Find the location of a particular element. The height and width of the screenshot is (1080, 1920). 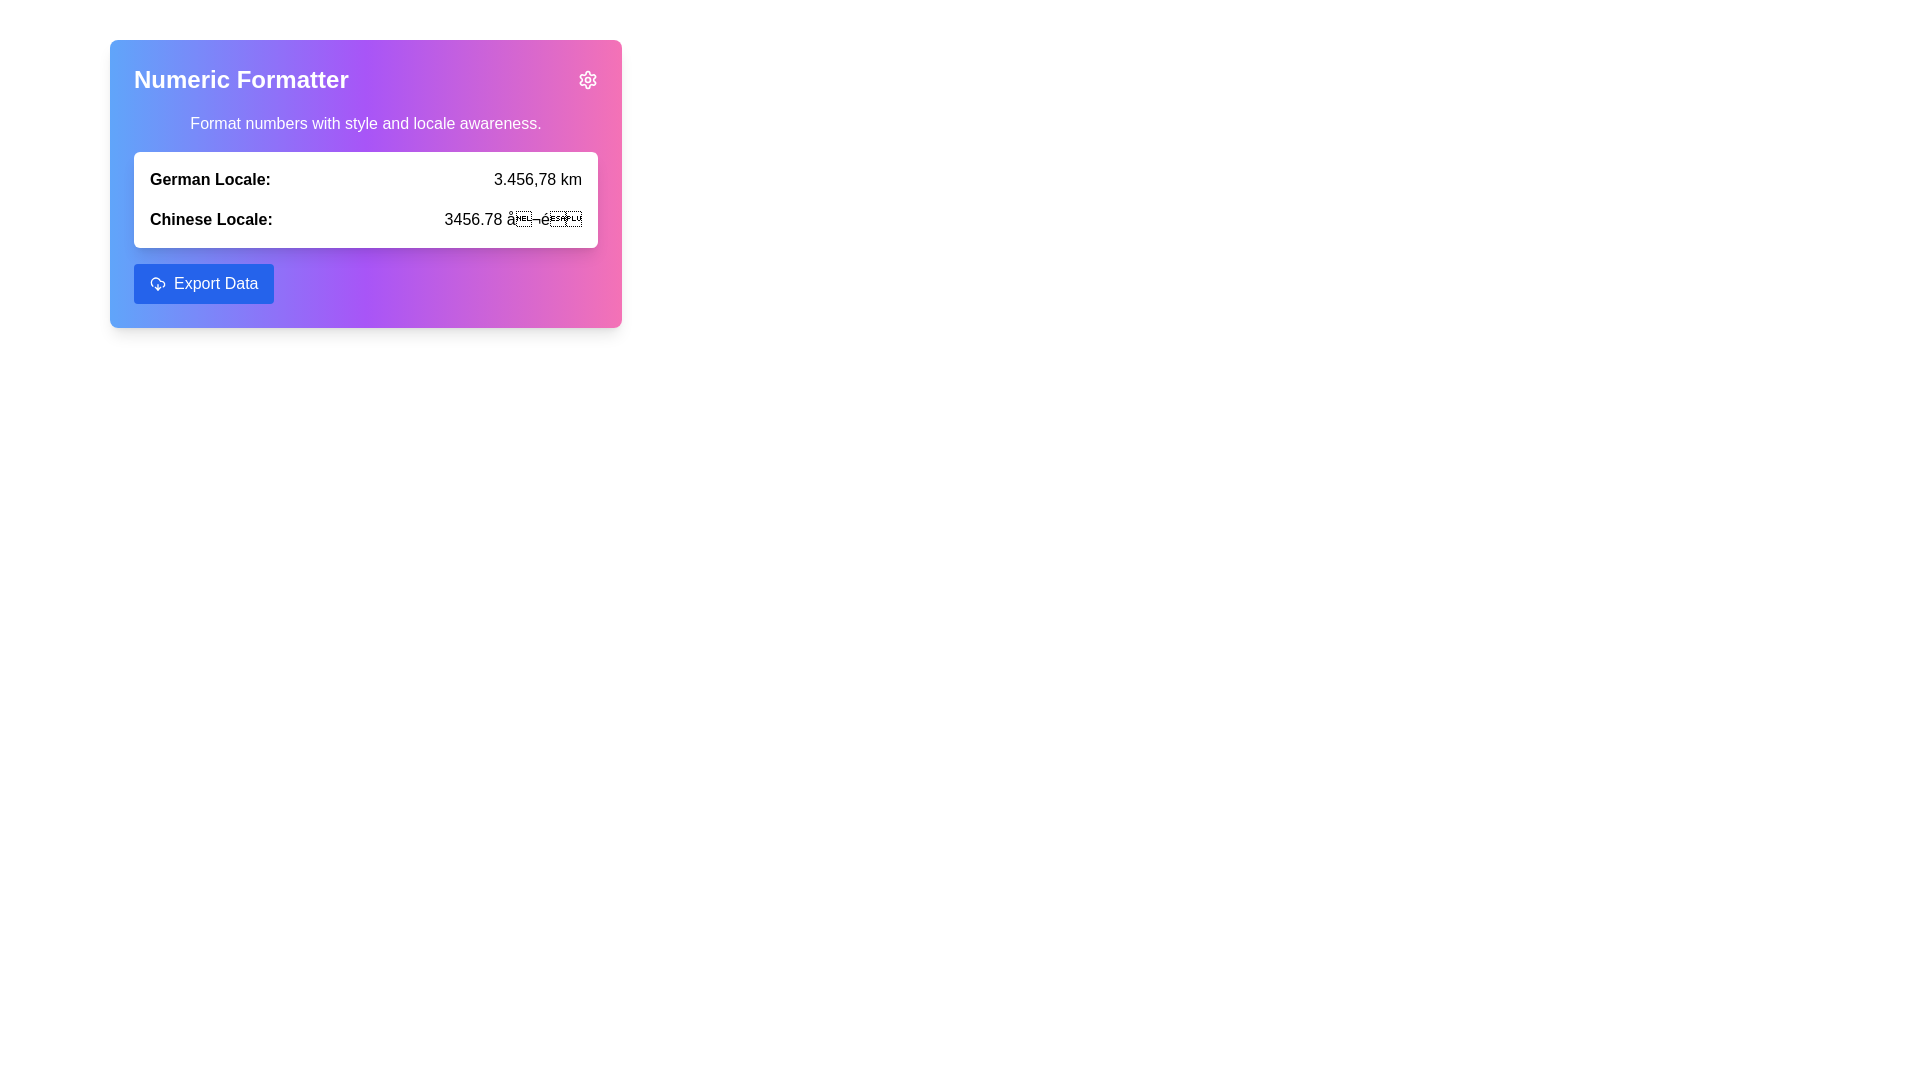

the circular gear icon with a pink background located at the top-right corner of the 'Numeric Formatter' section is located at coordinates (587, 79).